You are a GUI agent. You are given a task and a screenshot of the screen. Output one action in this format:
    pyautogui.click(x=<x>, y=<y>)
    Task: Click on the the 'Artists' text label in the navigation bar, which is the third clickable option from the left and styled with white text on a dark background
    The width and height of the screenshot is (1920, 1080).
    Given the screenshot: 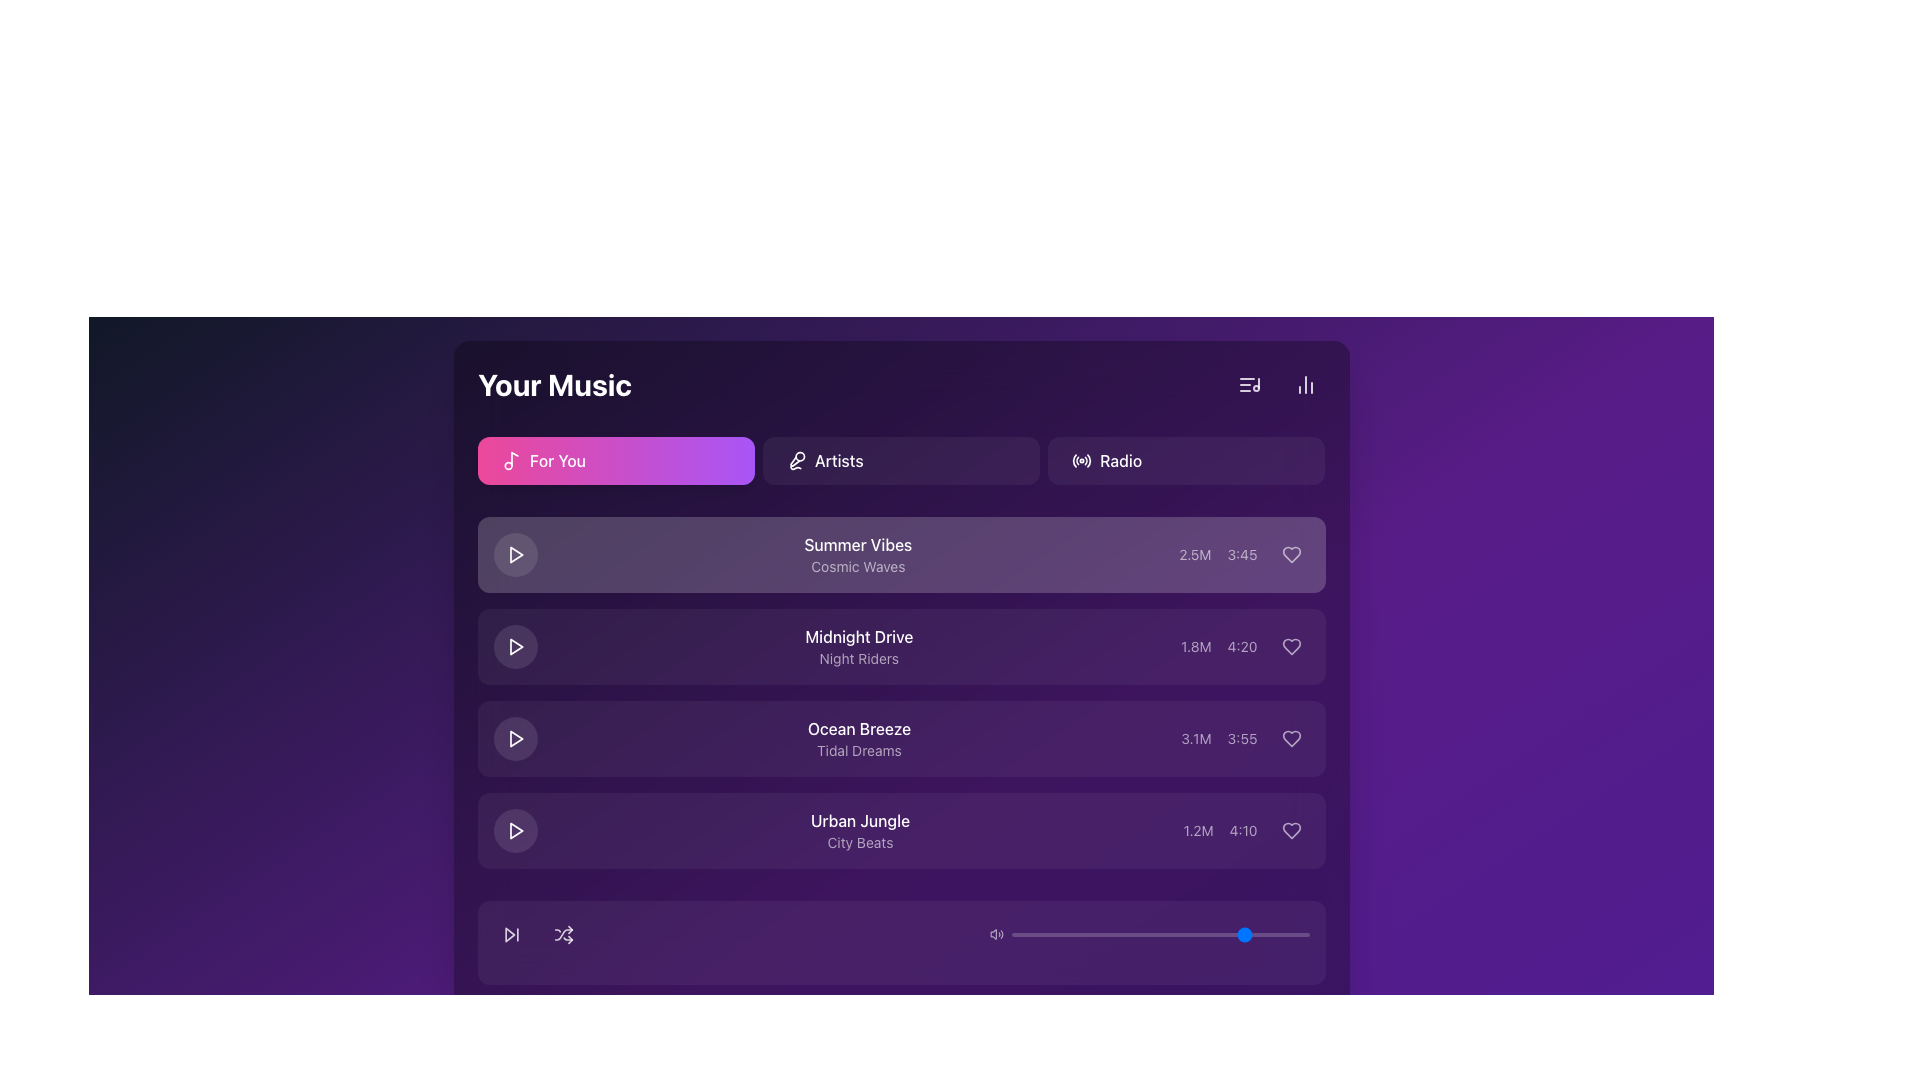 What is the action you would take?
    pyautogui.click(x=839, y=461)
    